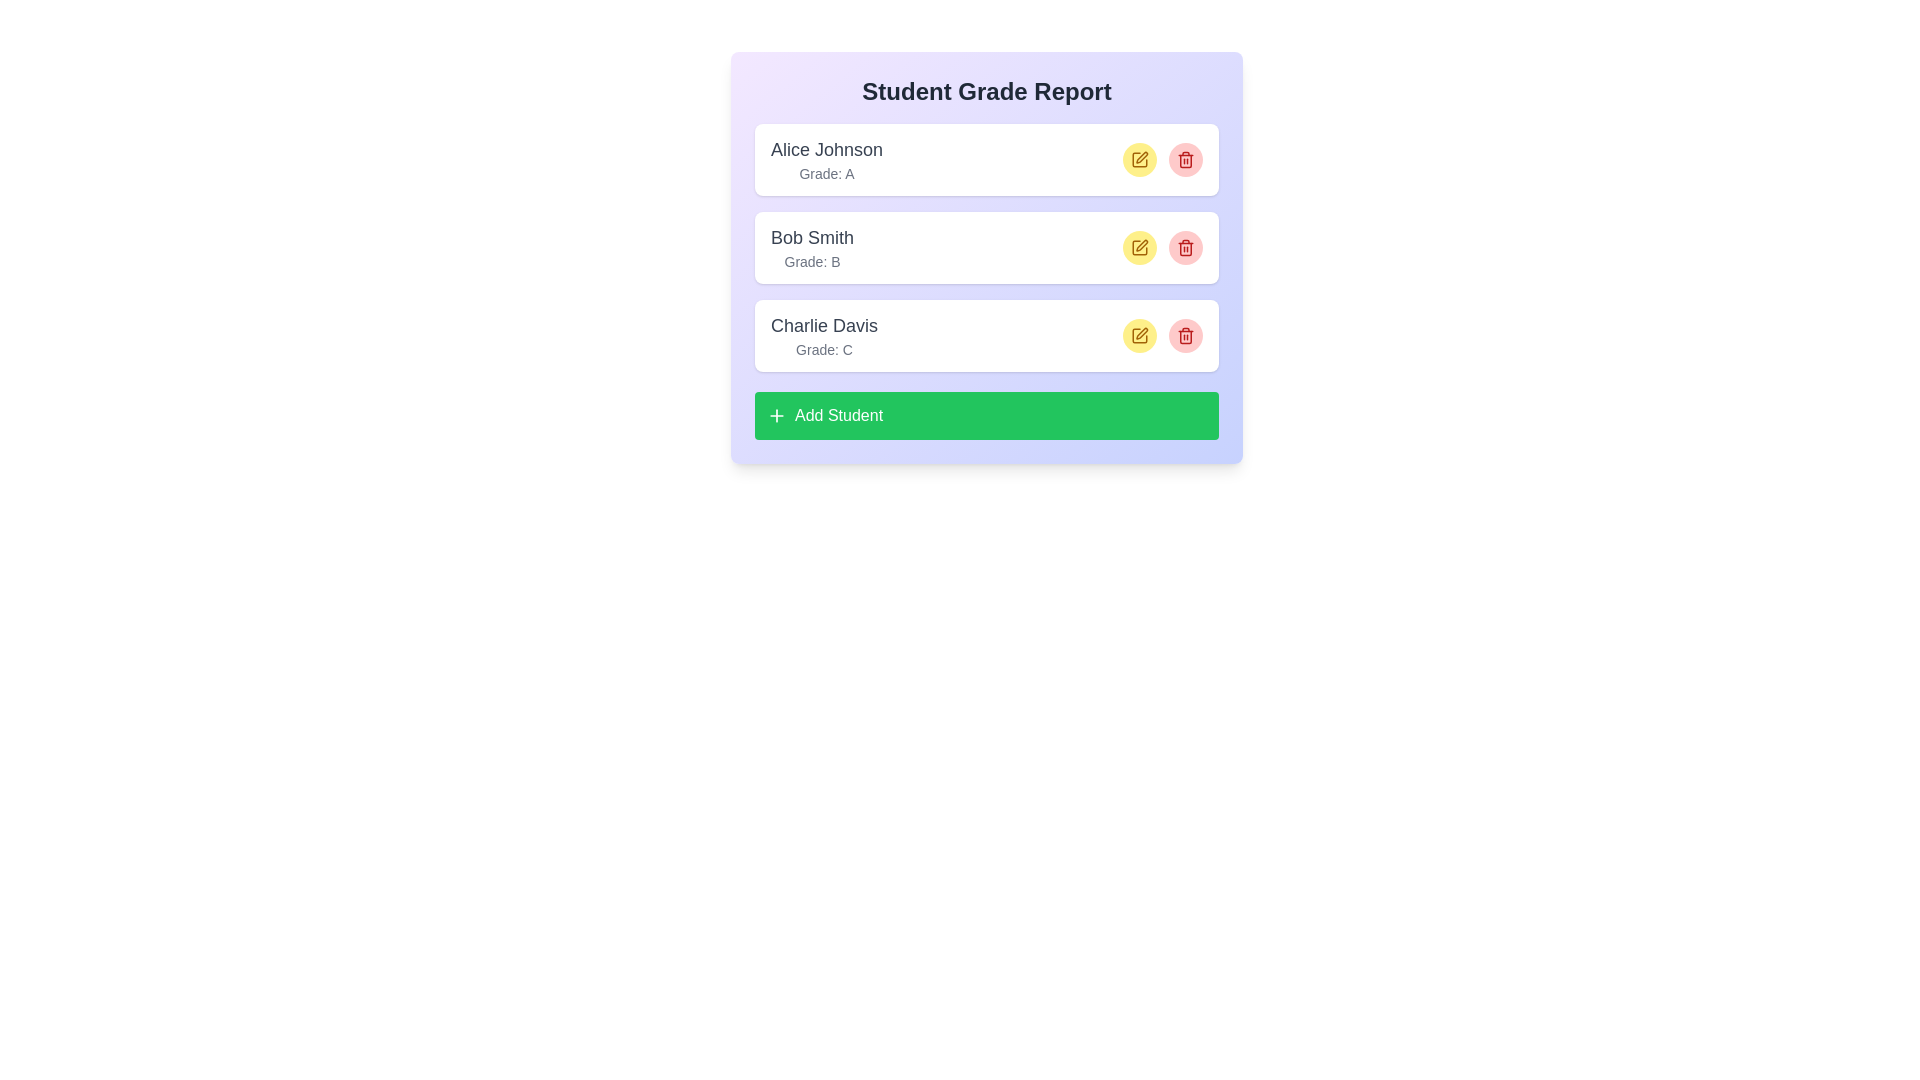 The image size is (1920, 1080). What do you see at coordinates (1140, 158) in the screenshot?
I see `edit button for the student identified by Alice Johnson` at bounding box center [1140, 158].